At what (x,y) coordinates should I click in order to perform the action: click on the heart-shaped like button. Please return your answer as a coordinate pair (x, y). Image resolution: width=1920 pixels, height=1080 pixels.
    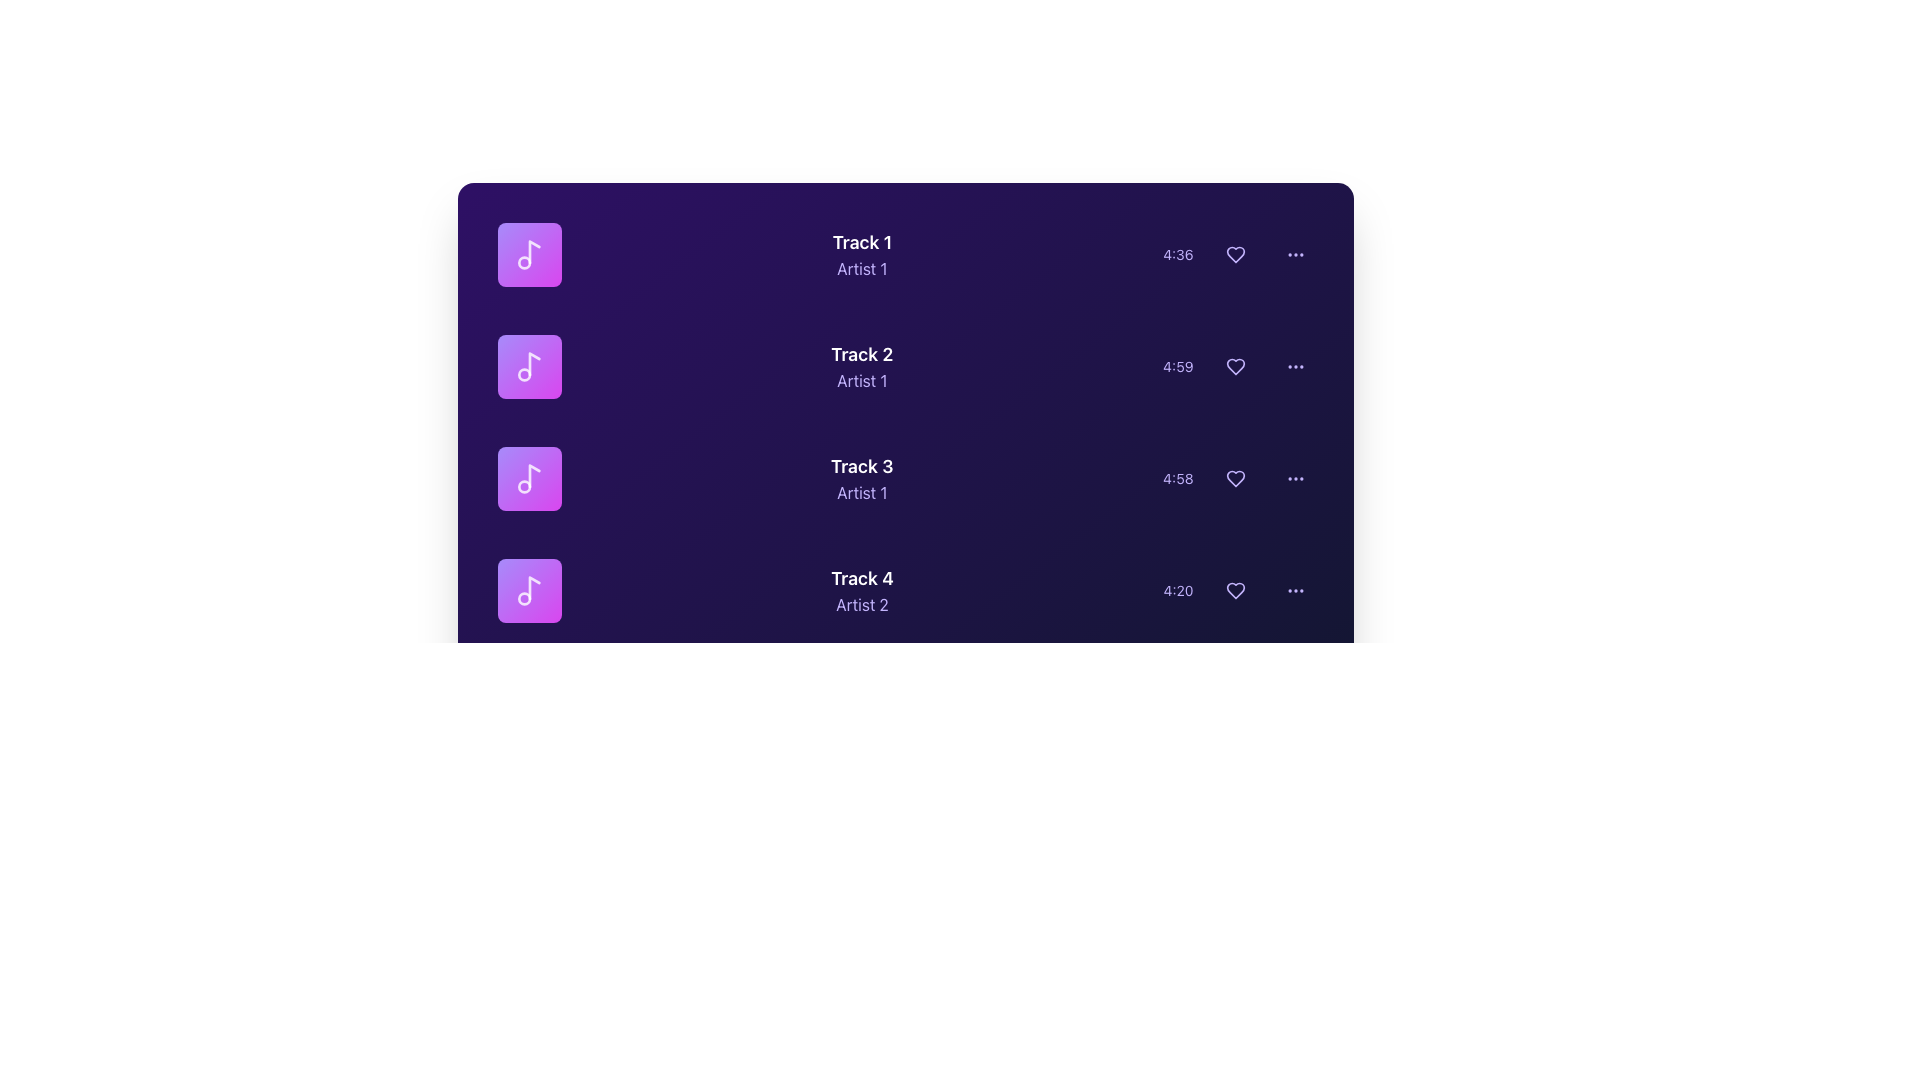
    Looking at the image, I should click on (1234, 478).